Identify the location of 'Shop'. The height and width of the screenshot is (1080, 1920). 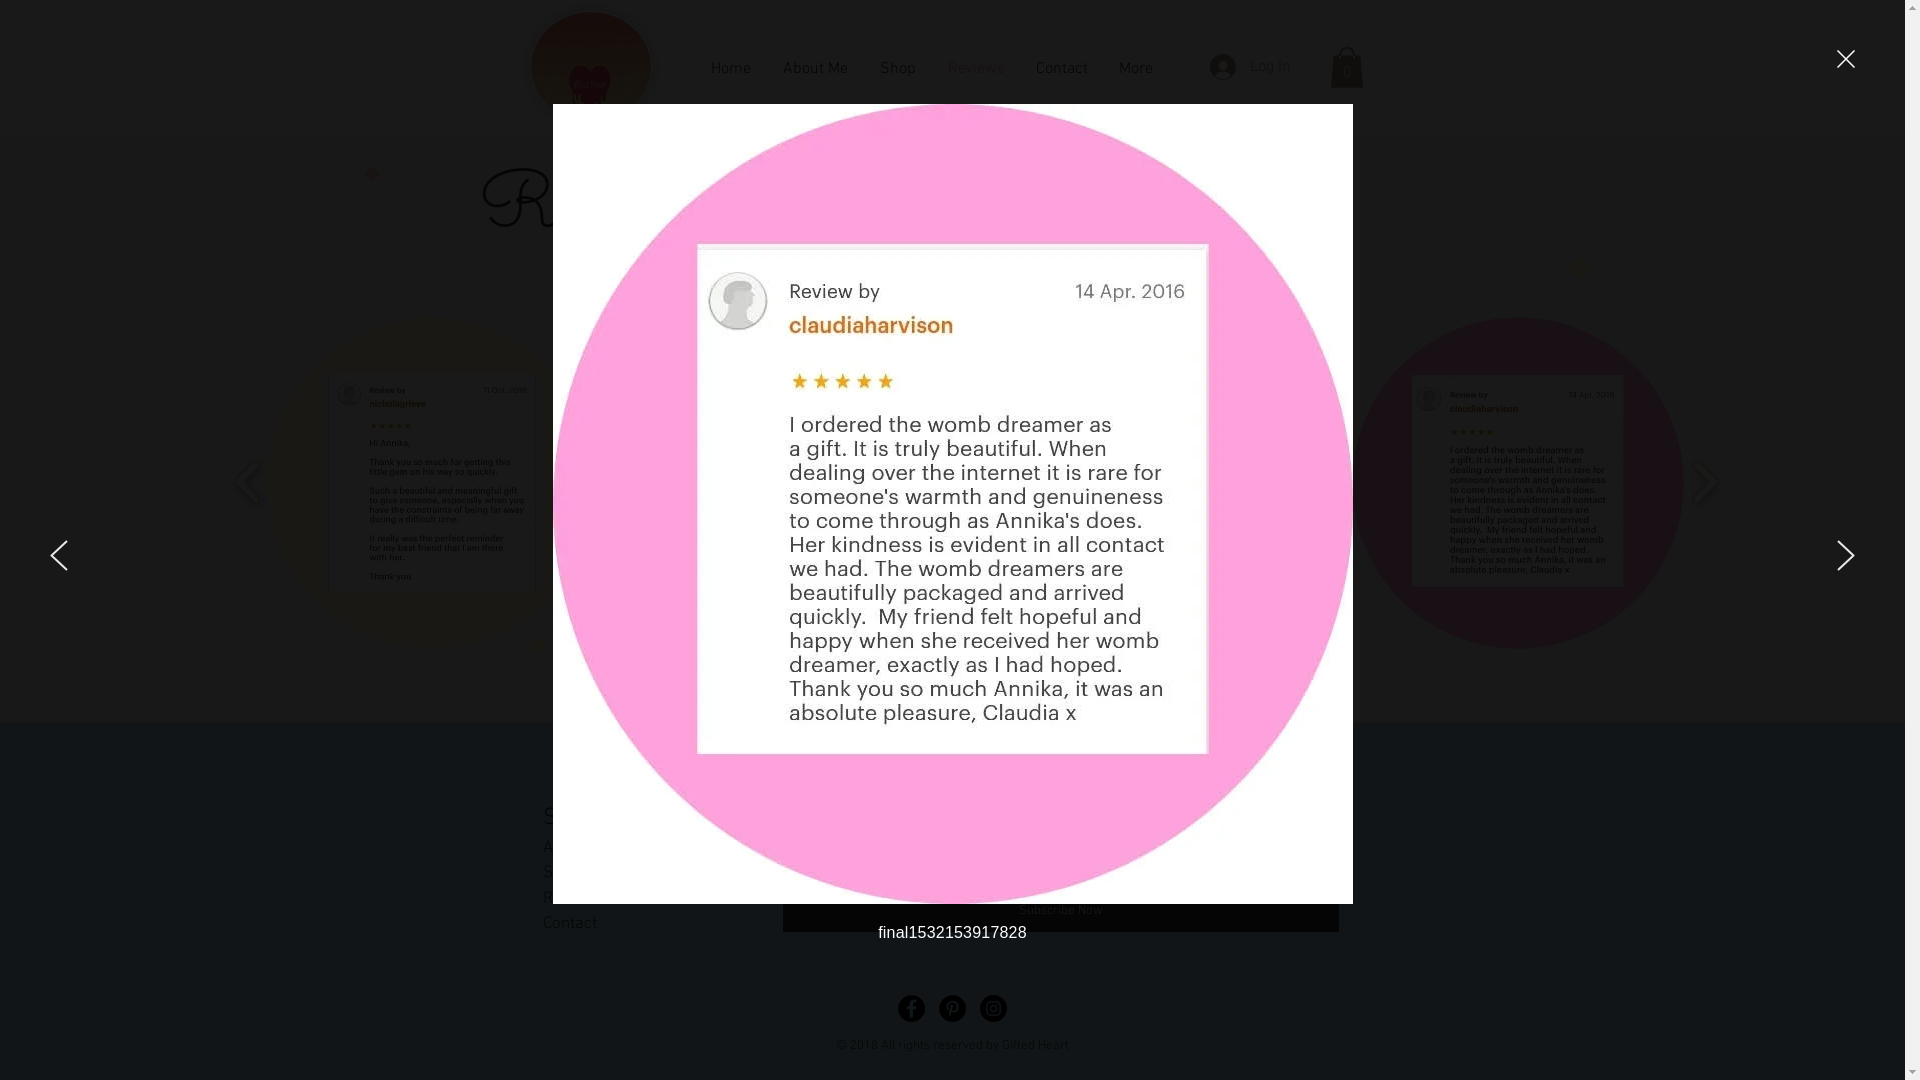
(560, 871).